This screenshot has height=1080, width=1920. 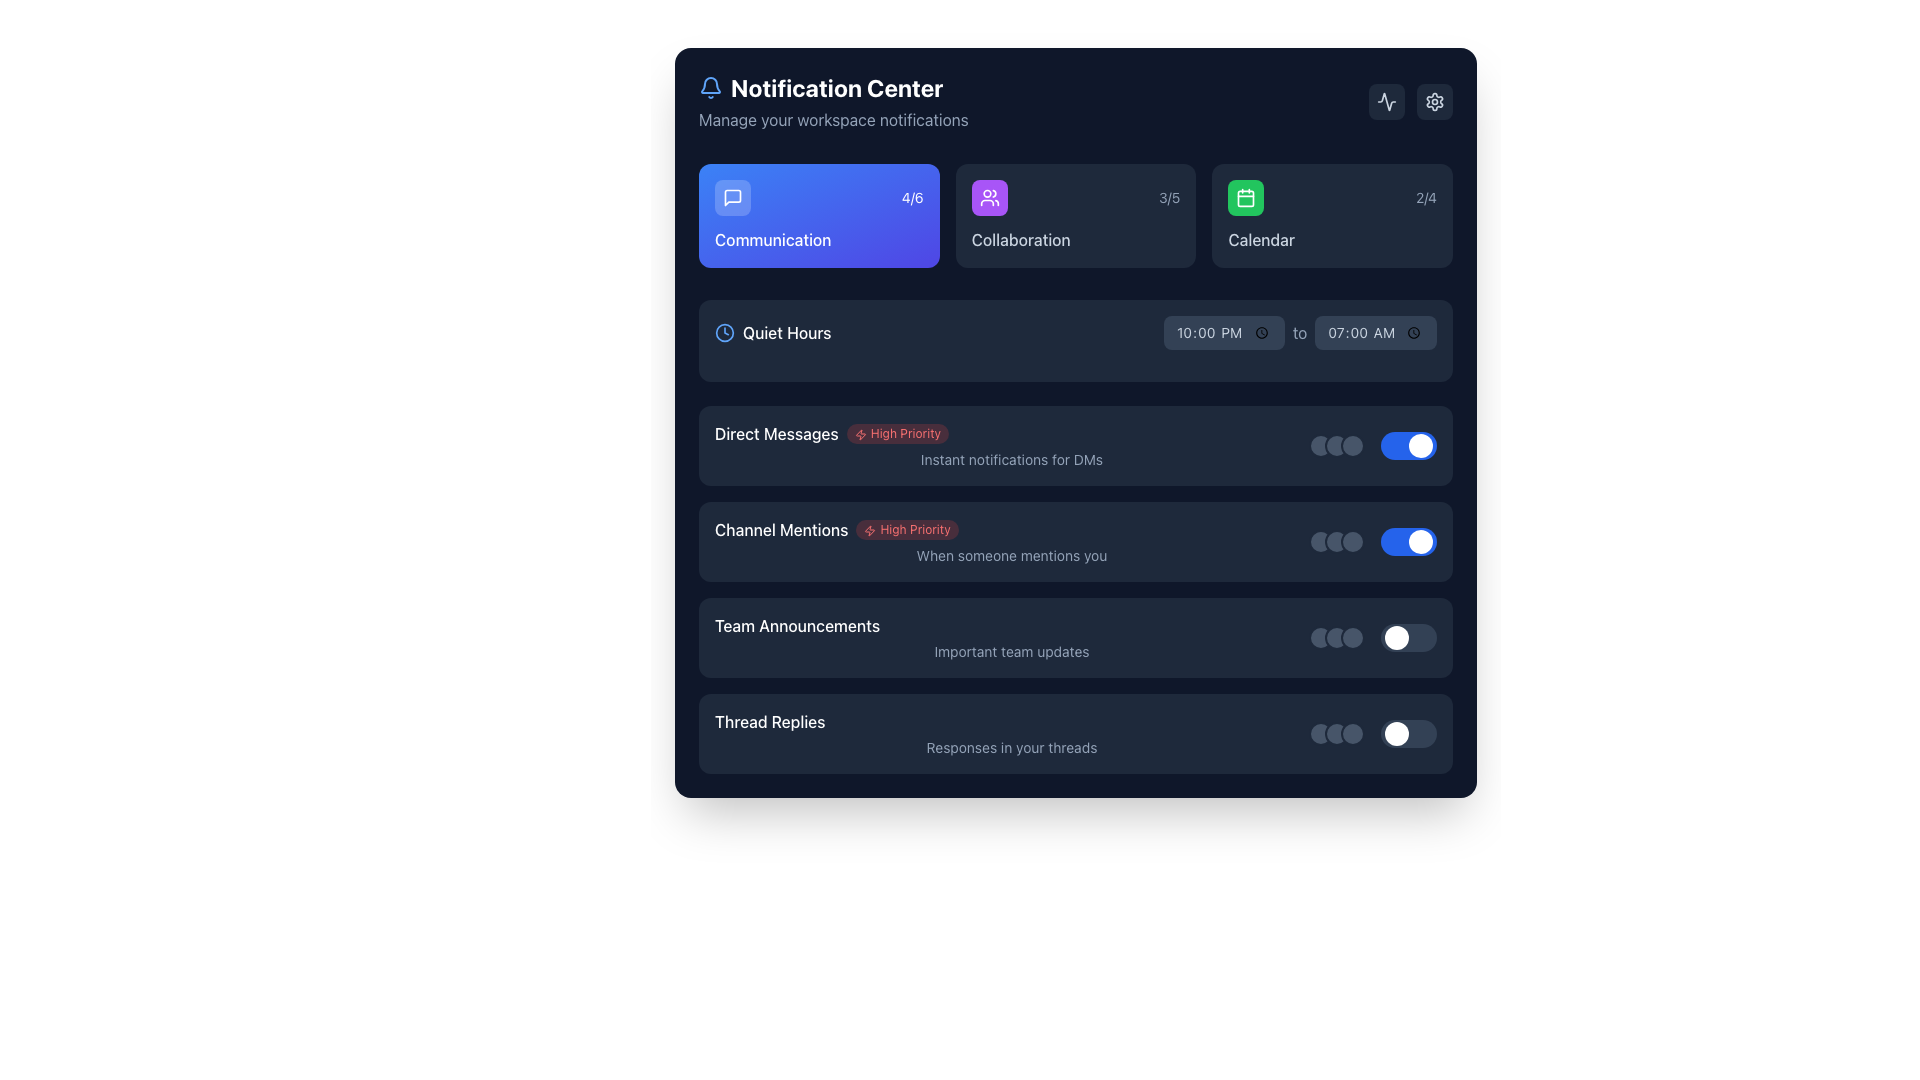 What do you see at coordinates (1320, 542) in the screenshot?
I see `the leftmost circular decorative element in the horizontal group of three circles located in the middle-right portion of the interface, adjacent to the 'Channel Mentions' label` at bounding box center [1320, 542].